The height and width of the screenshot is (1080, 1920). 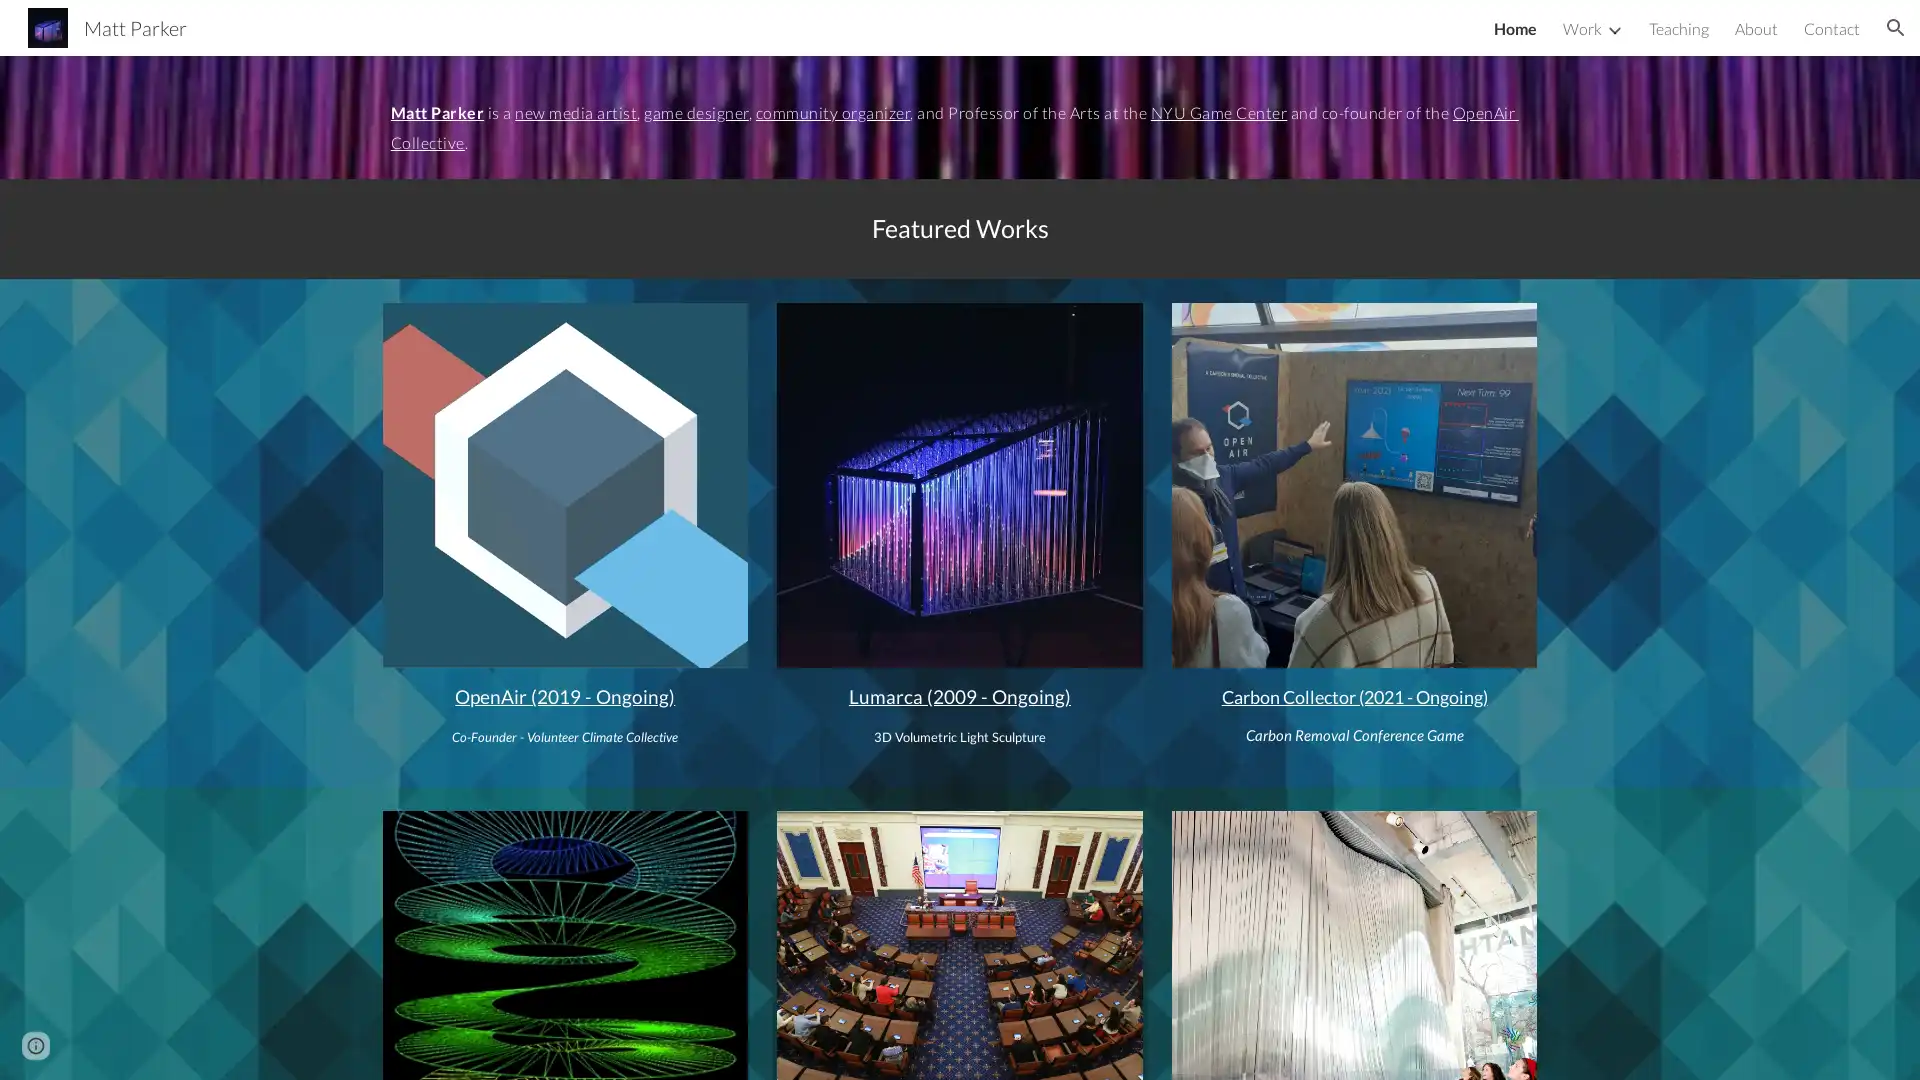 What do you see at coordinates (1069, 226) in the screenshot?
I see `Copy heading link` at bounding box center [1069, 226].